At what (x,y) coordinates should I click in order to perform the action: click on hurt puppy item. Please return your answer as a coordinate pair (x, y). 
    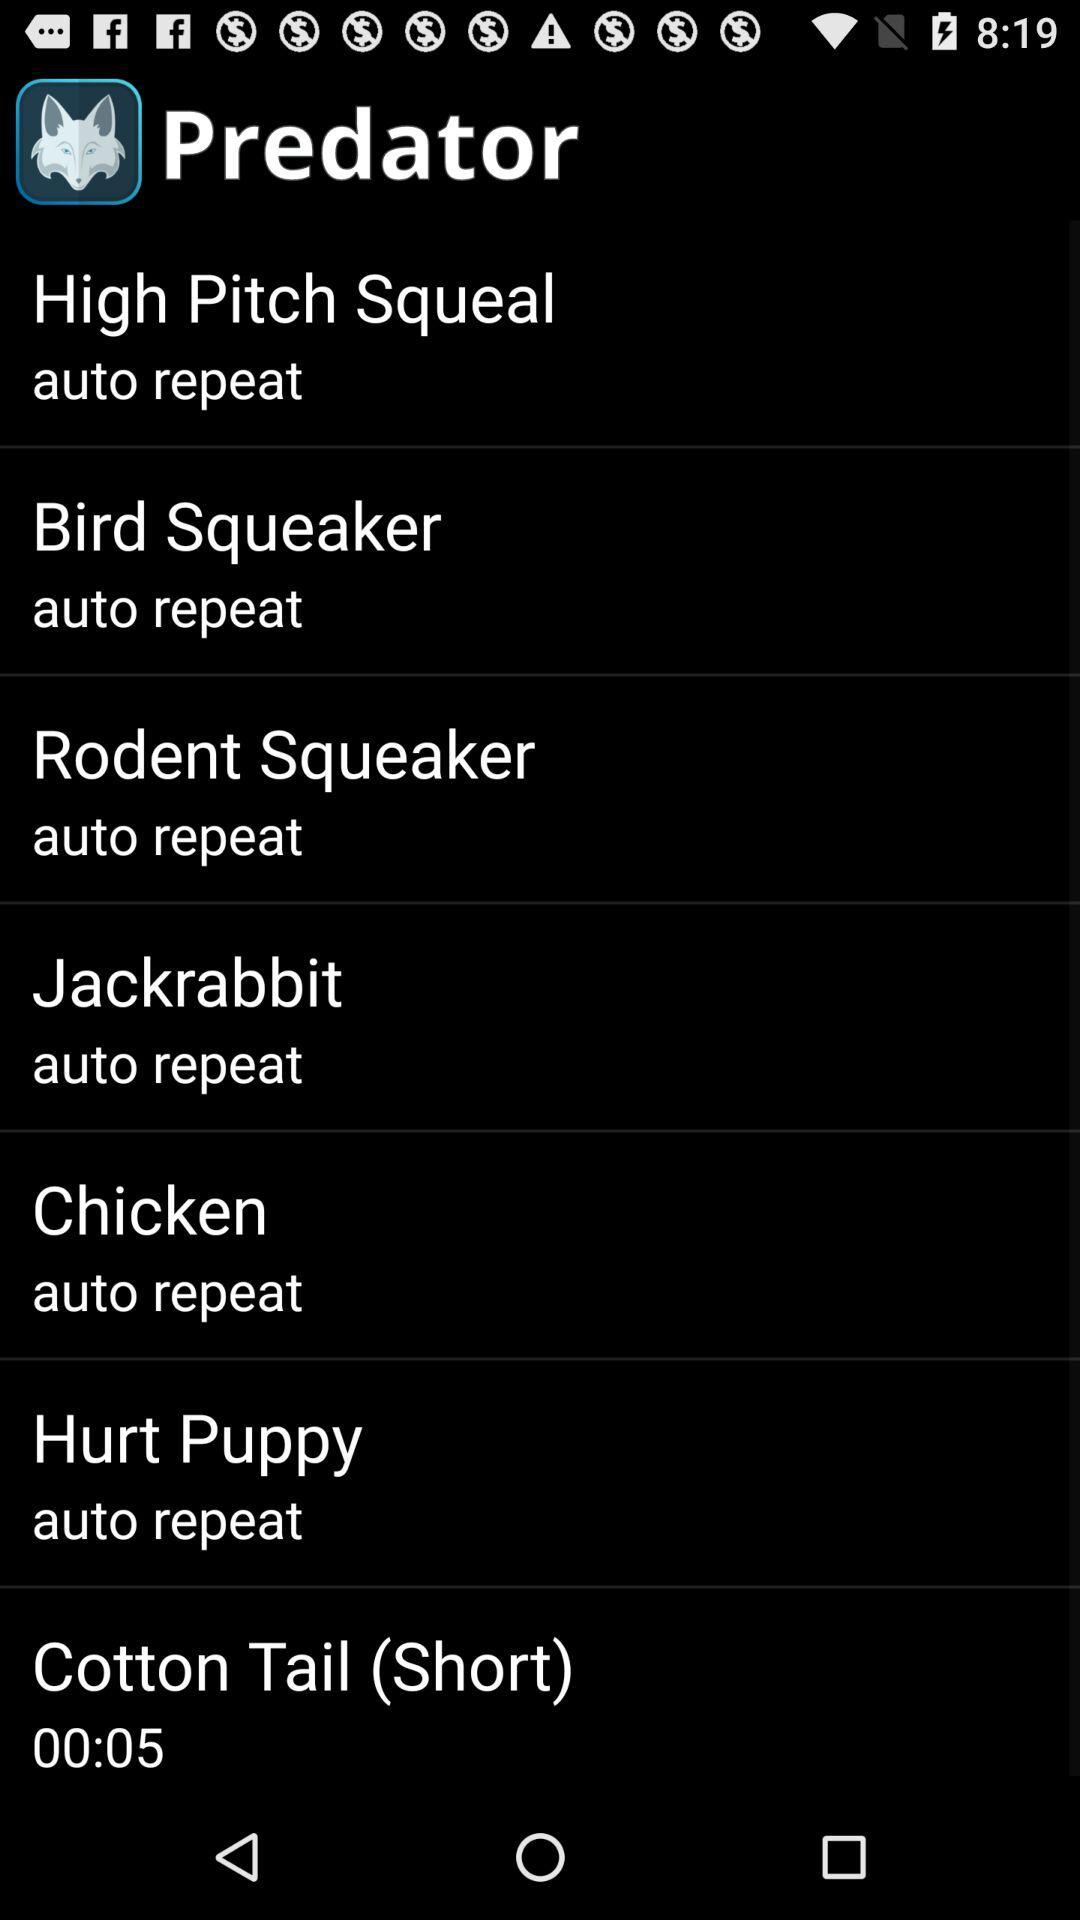
    Looking at the image, I should click on (197, 1435).